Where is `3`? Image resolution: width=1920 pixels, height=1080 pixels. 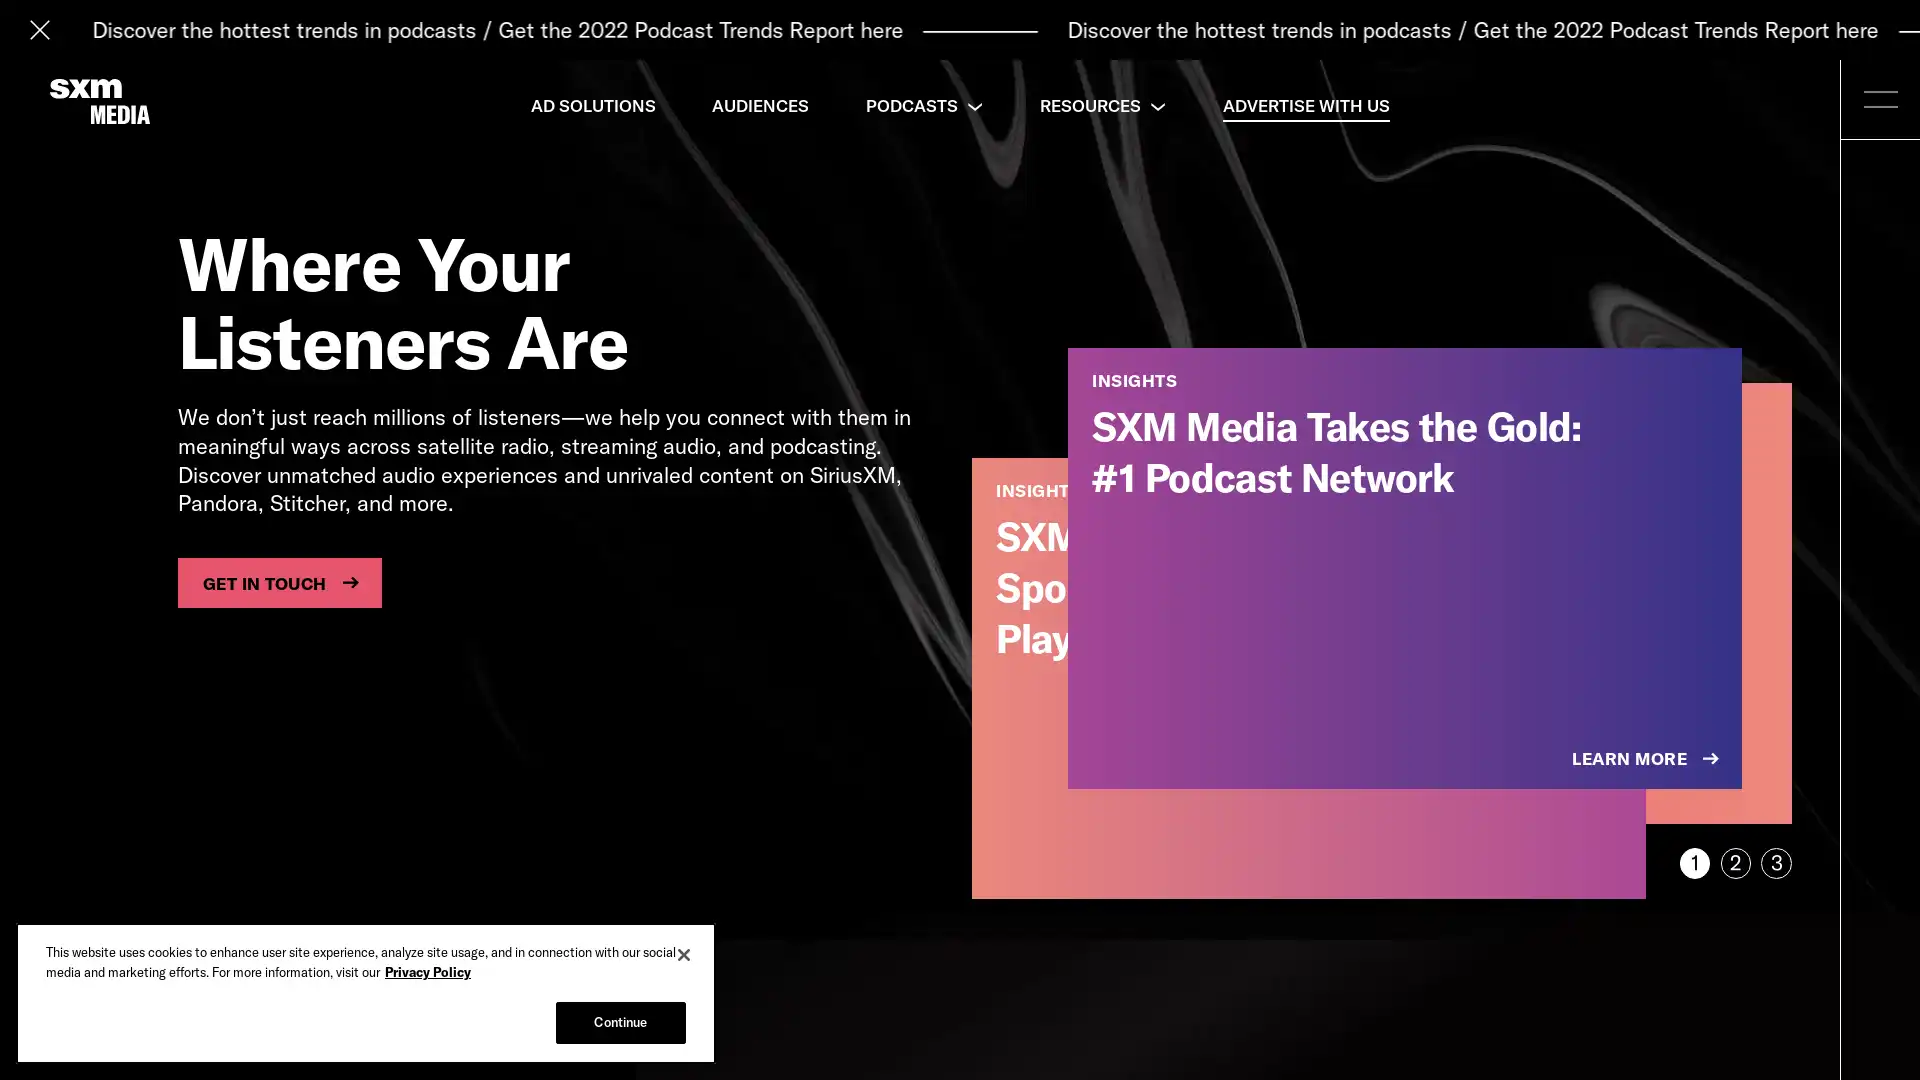 3 is located at coordinates (1776, 862).